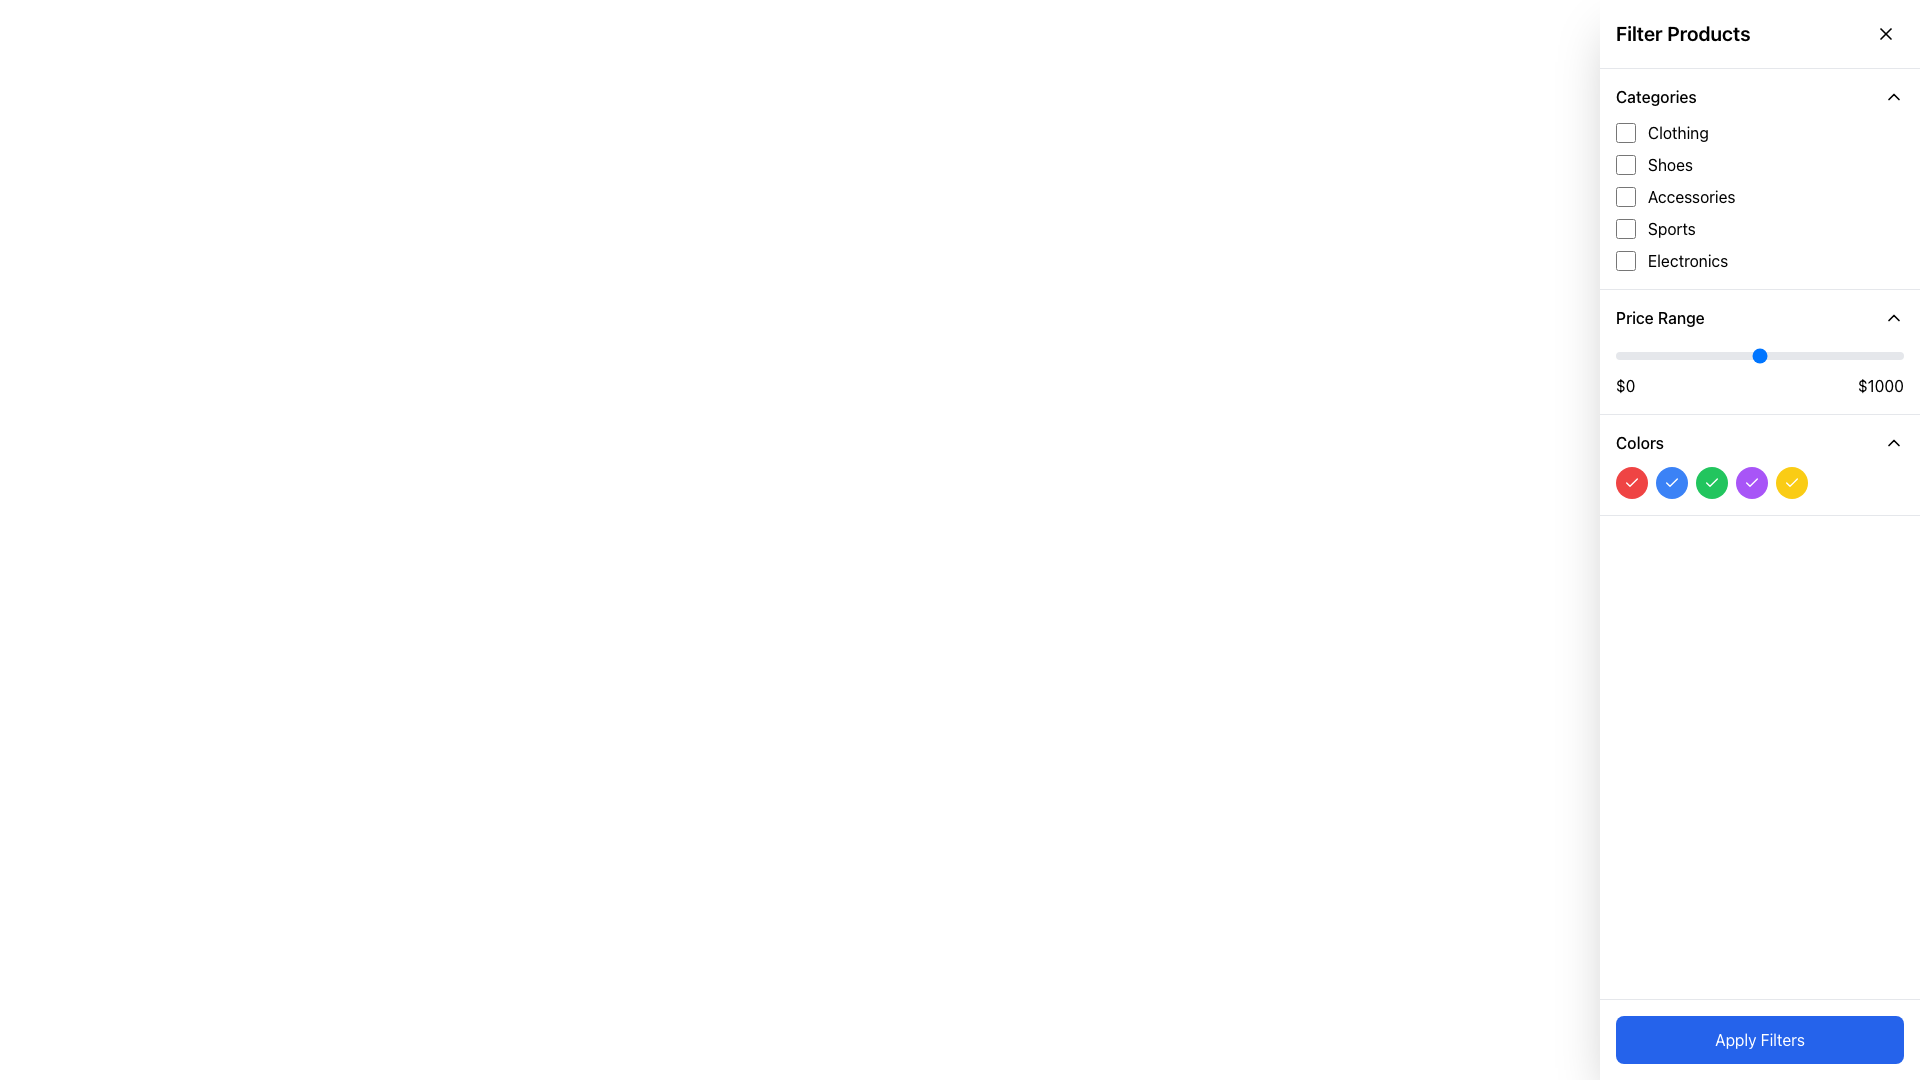  Describe the element at coordinates (1632, 482) in the screenshot. I see `the leftmost circular color selection button representing the color red in the 'Colors' section of the sidebar` at that location.